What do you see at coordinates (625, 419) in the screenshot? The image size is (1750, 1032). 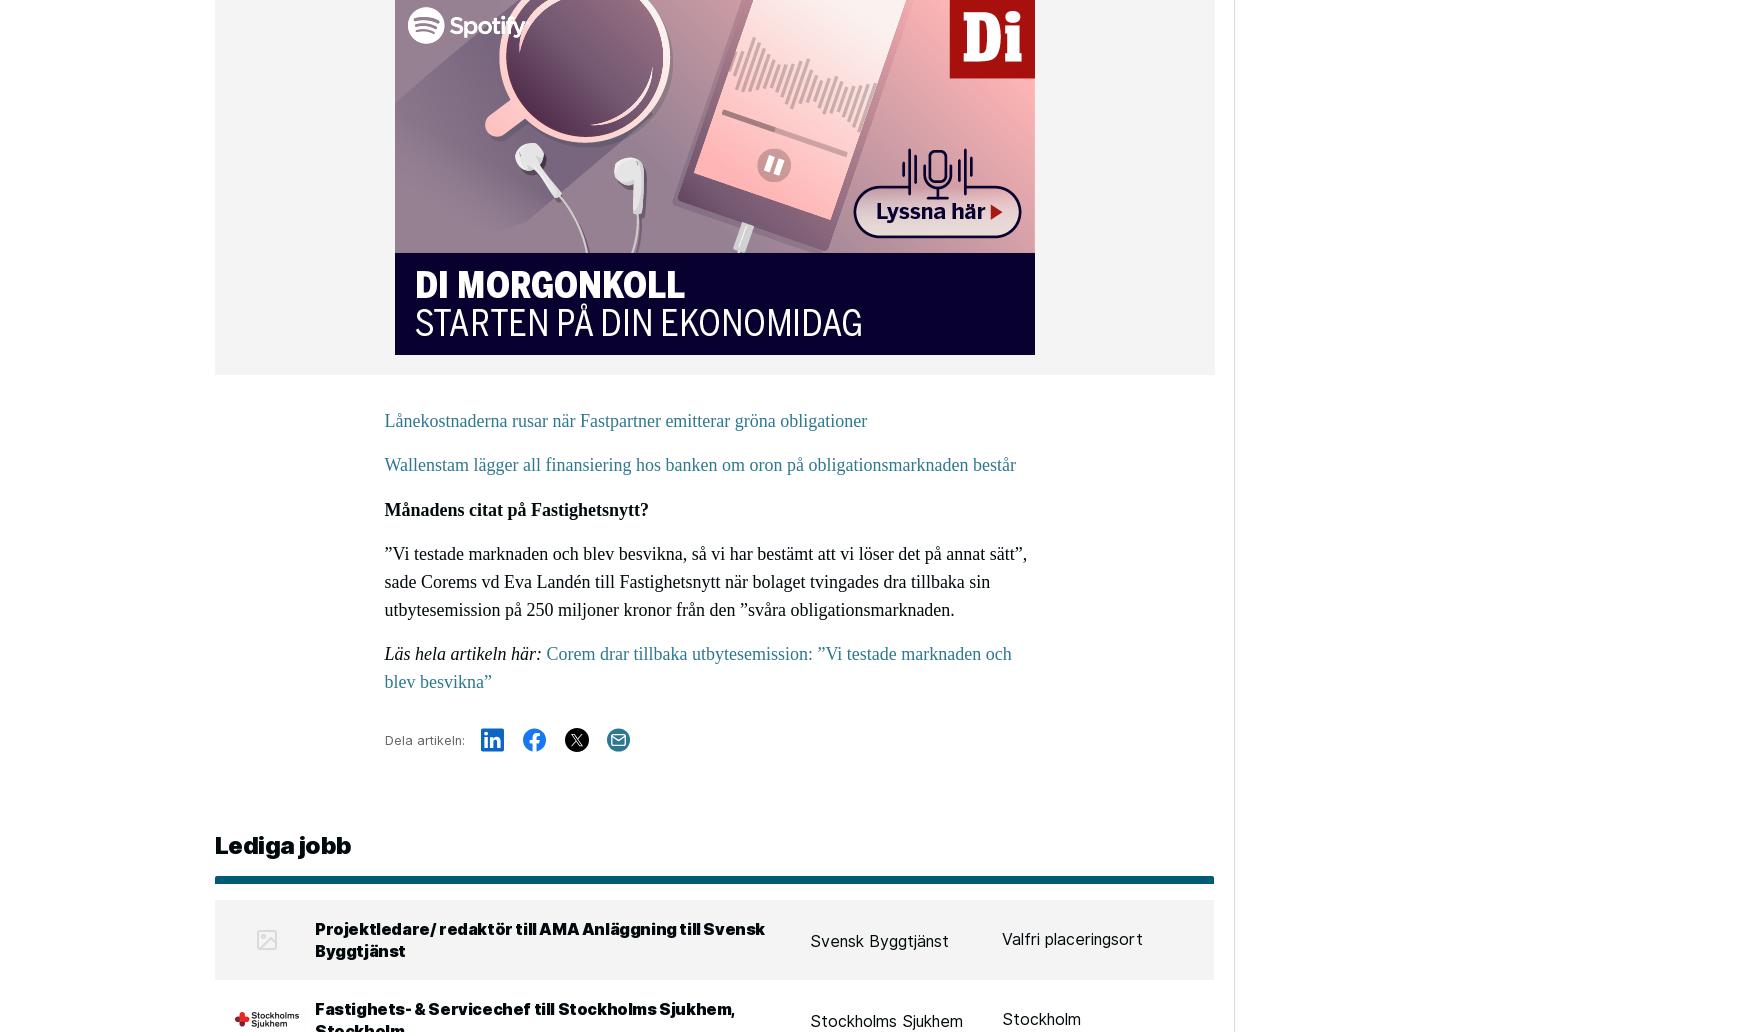 I see `'Lånekostnaderna rusar när Fastpartner emitterar gröna obligationer'` at bounding box center [625, 419].